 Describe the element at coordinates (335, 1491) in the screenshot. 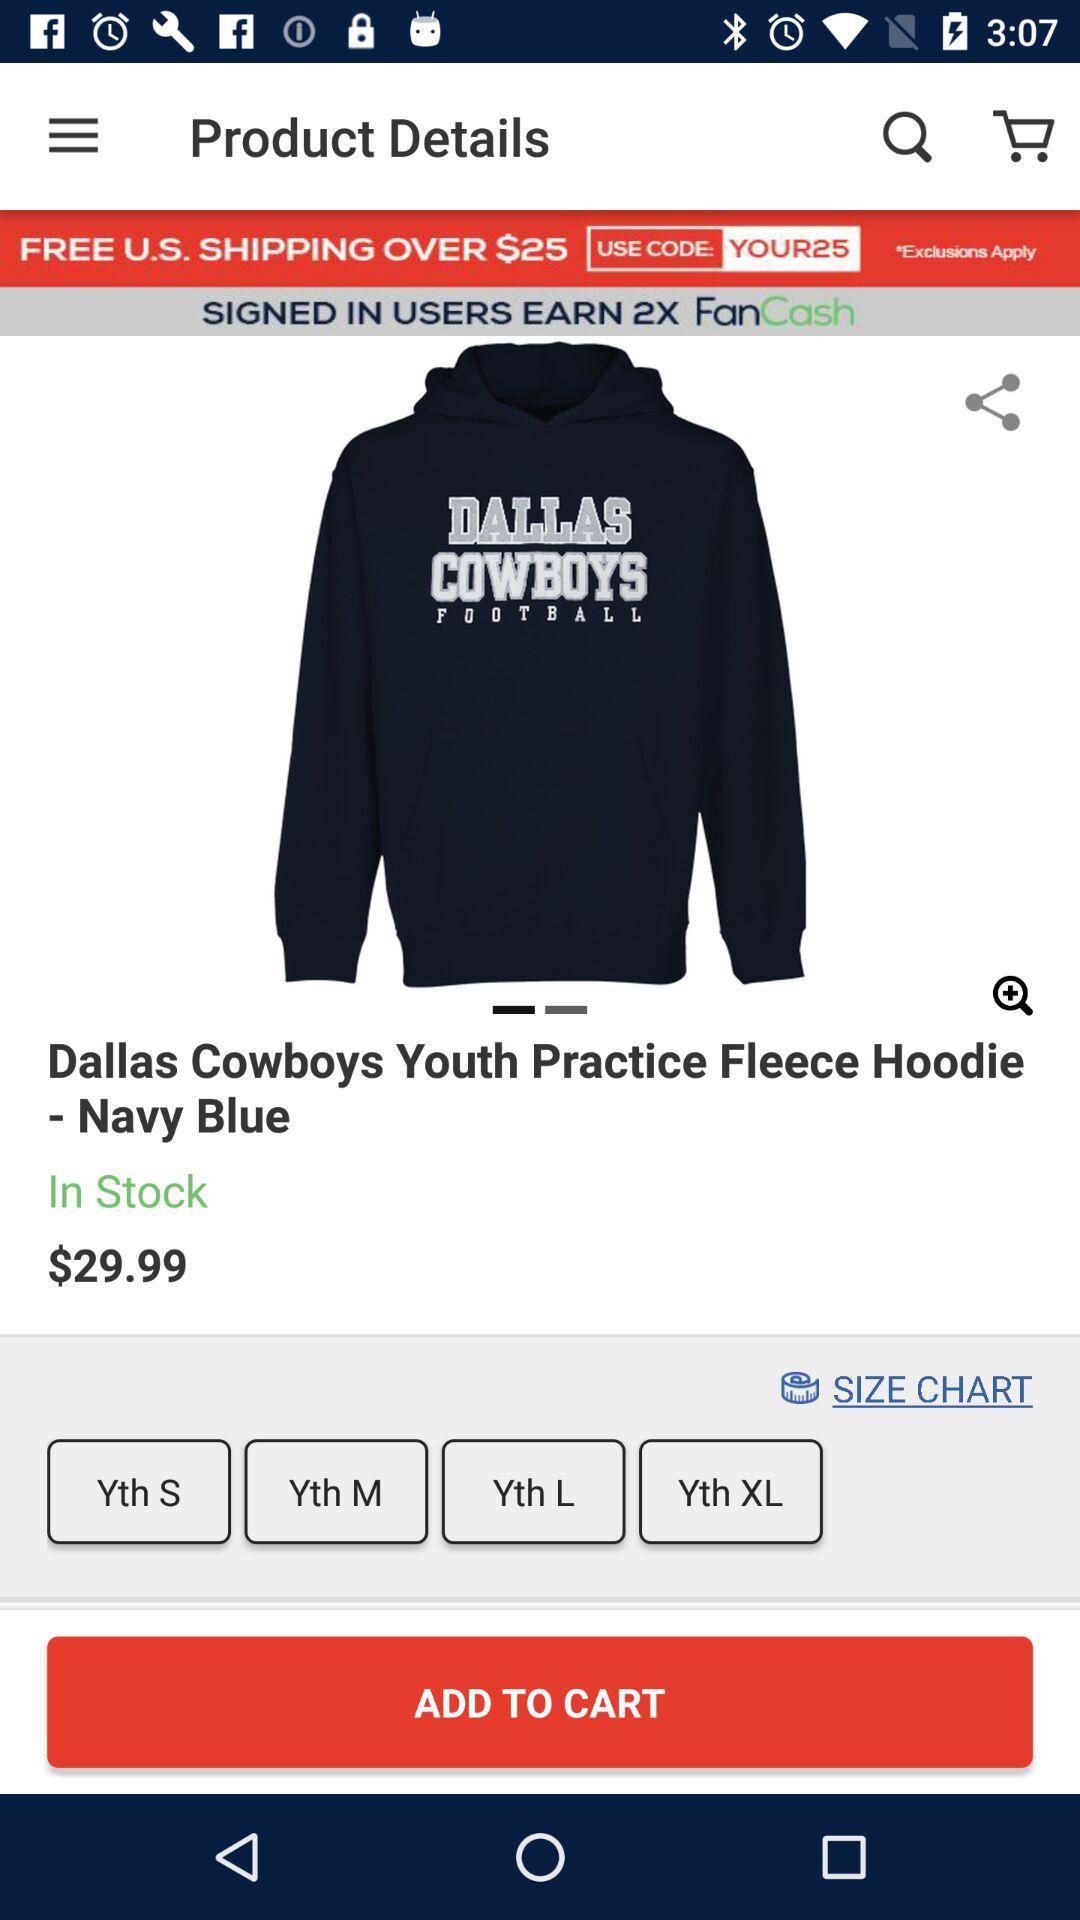

I see `icon next to the yth l item` at that location.